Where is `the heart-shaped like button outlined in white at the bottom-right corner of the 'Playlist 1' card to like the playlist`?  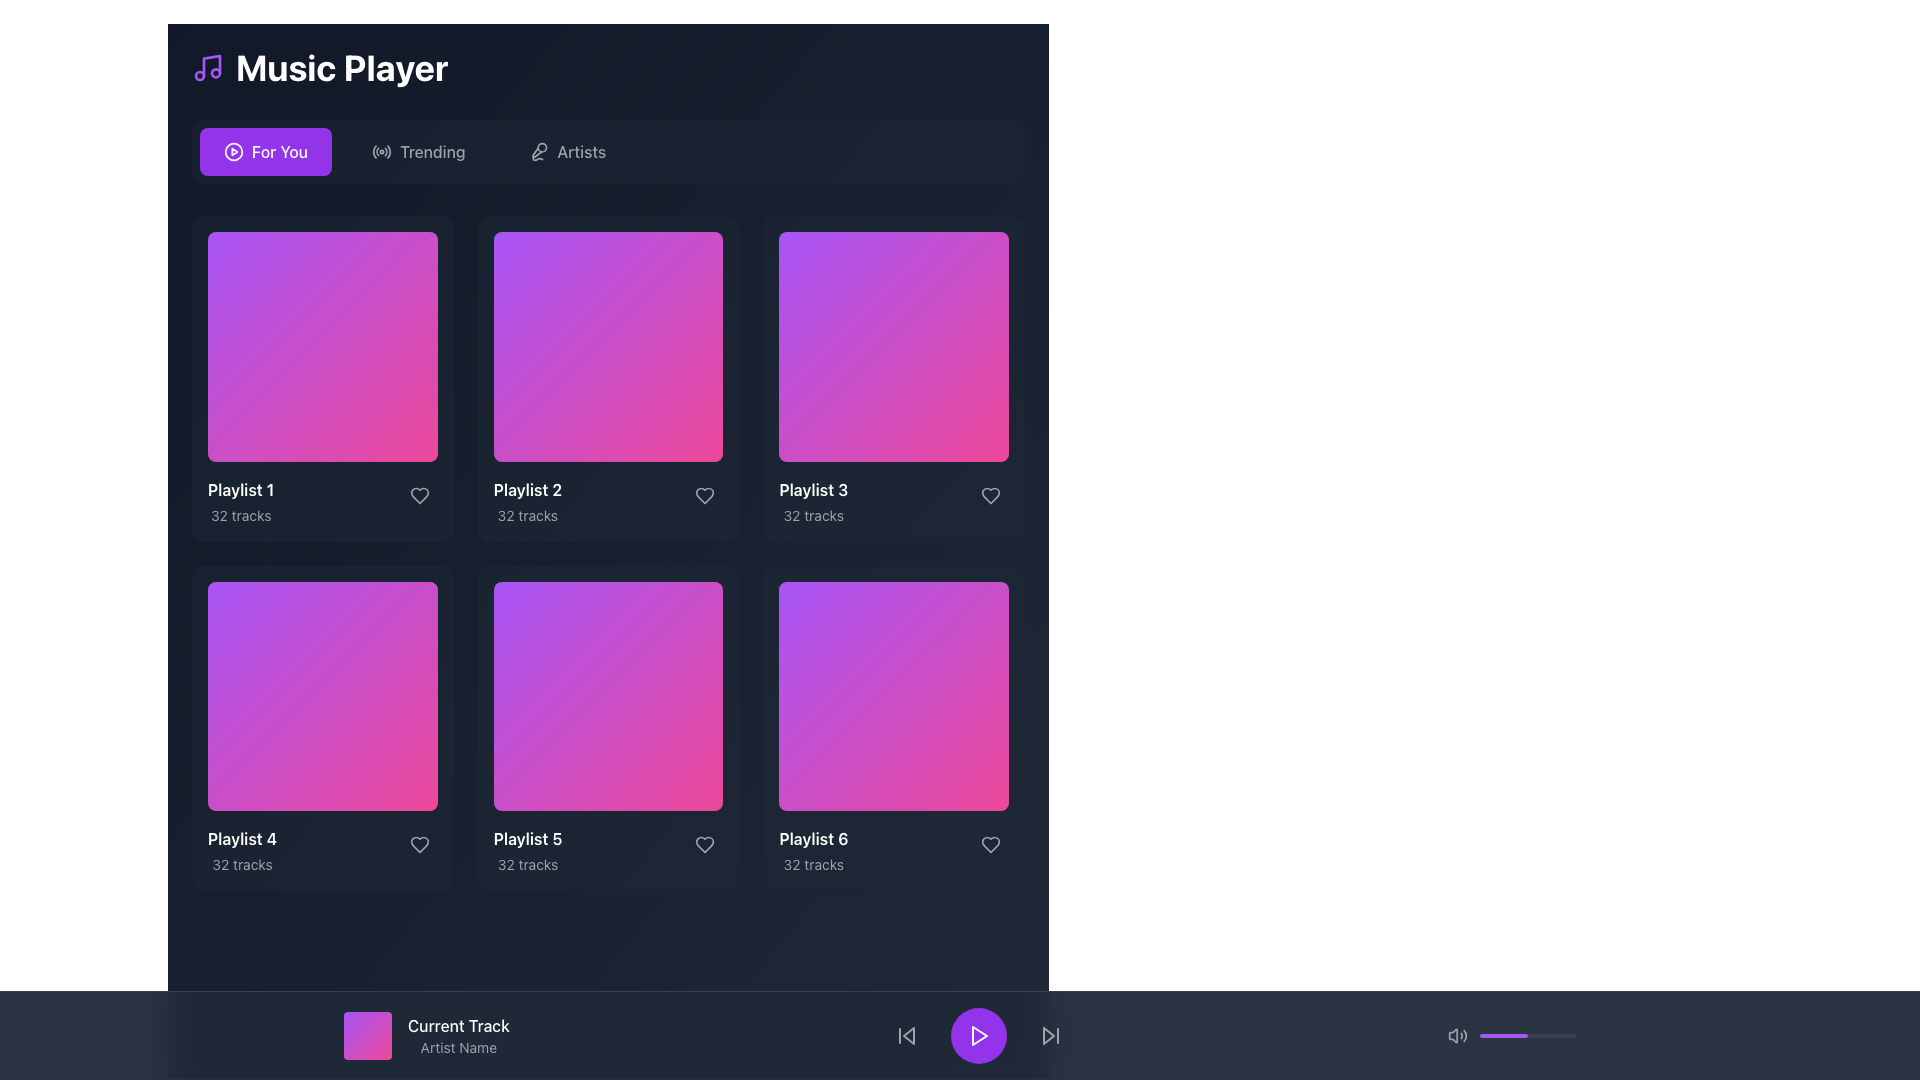 the heart-shaped like button outlined in white at the bottom-right corner of the 'Playlist 1' card to like the playlist is located at coordinates (418, 495).